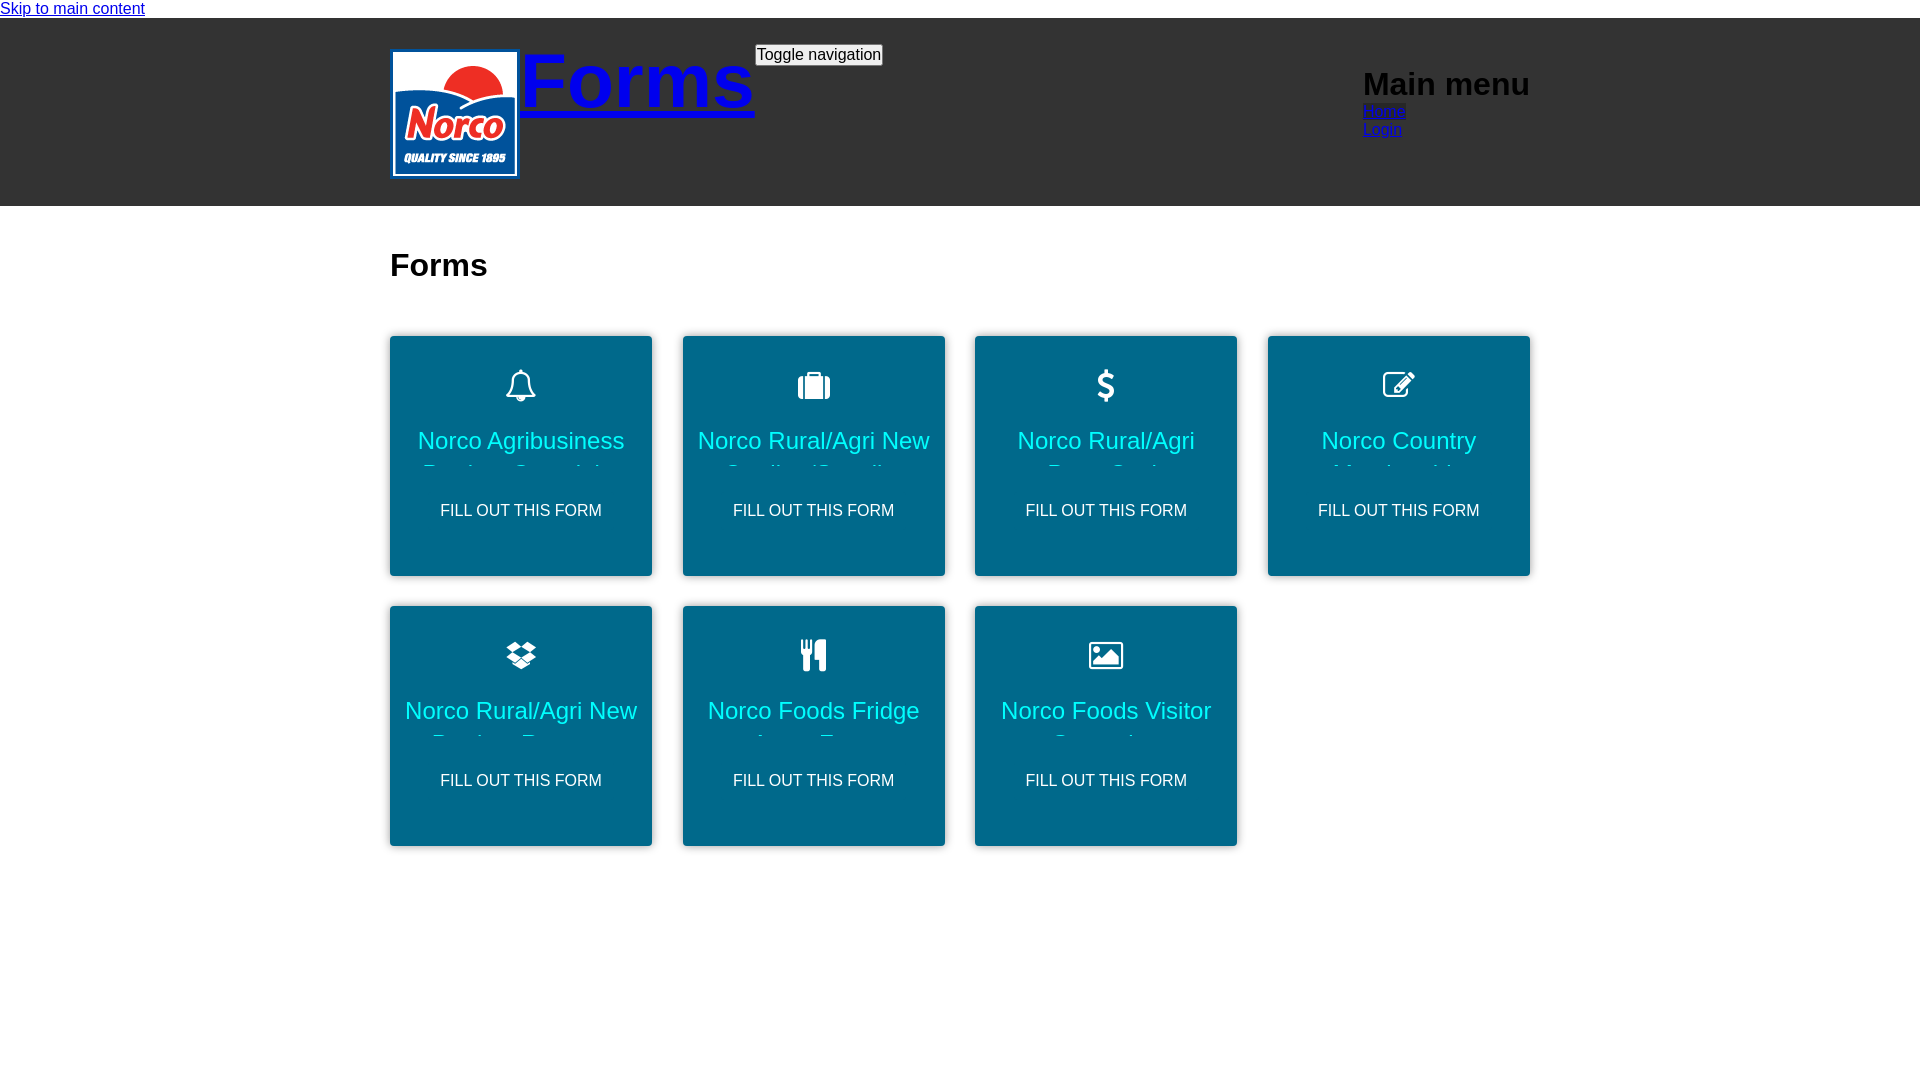 Image resolution: width=1920 pixels, height=1080 pixels. I want to click on 'Home', so click(454, 164).